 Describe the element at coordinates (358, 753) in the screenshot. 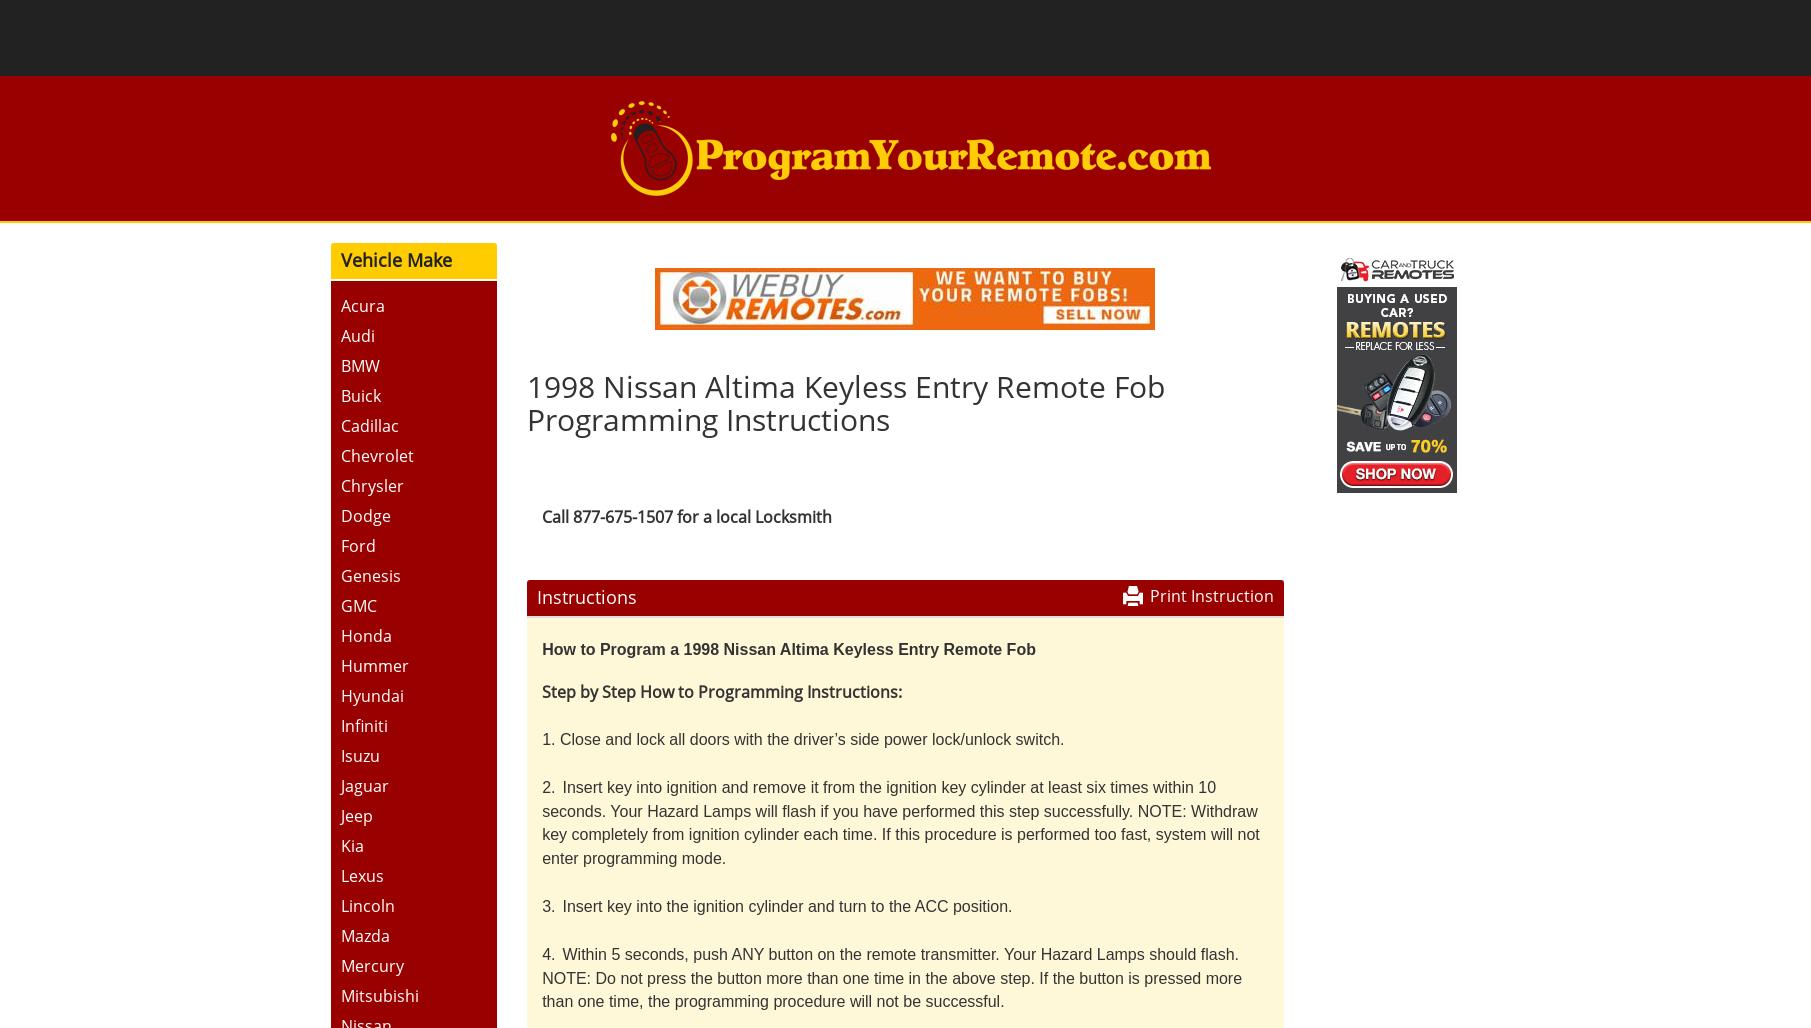

I see `'Isuzu'` at that location.